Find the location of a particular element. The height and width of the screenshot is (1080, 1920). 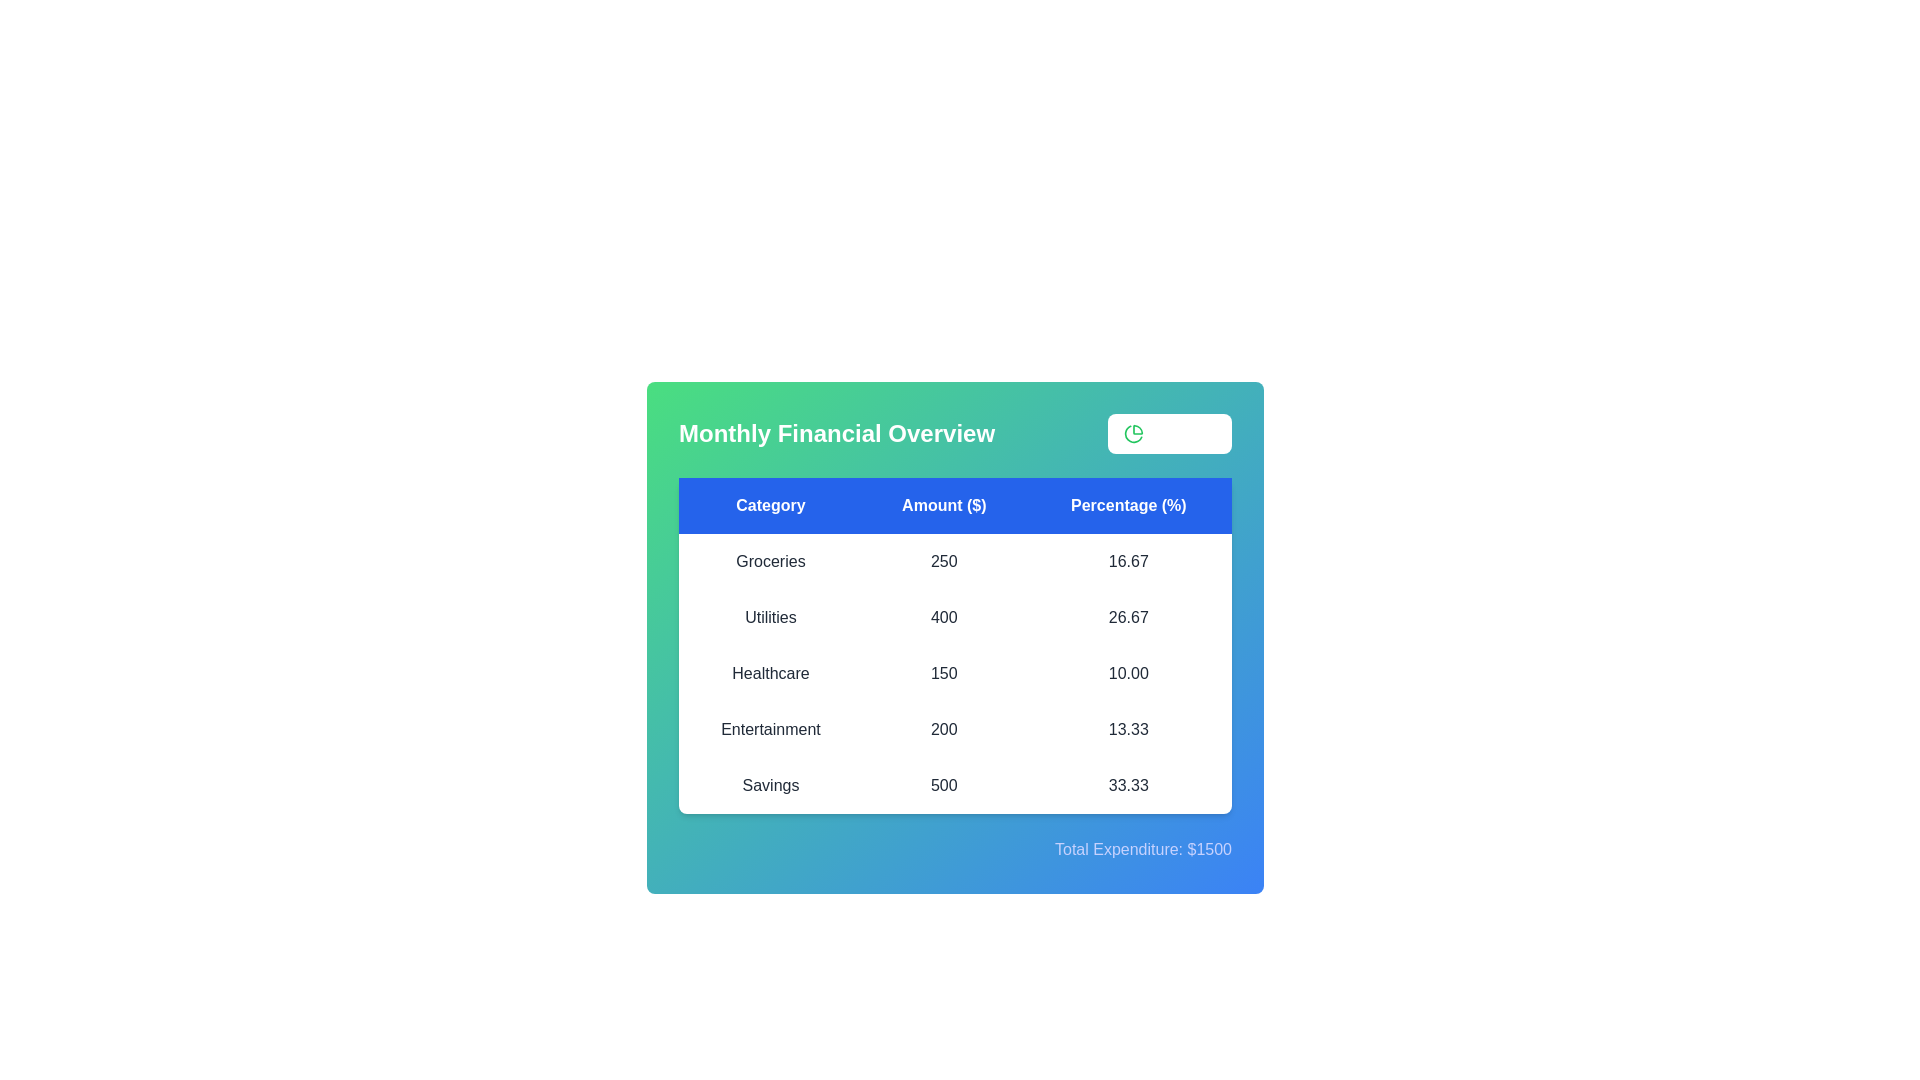

the percentage value for the category Healthcare is located at coordinates (1128, 674).